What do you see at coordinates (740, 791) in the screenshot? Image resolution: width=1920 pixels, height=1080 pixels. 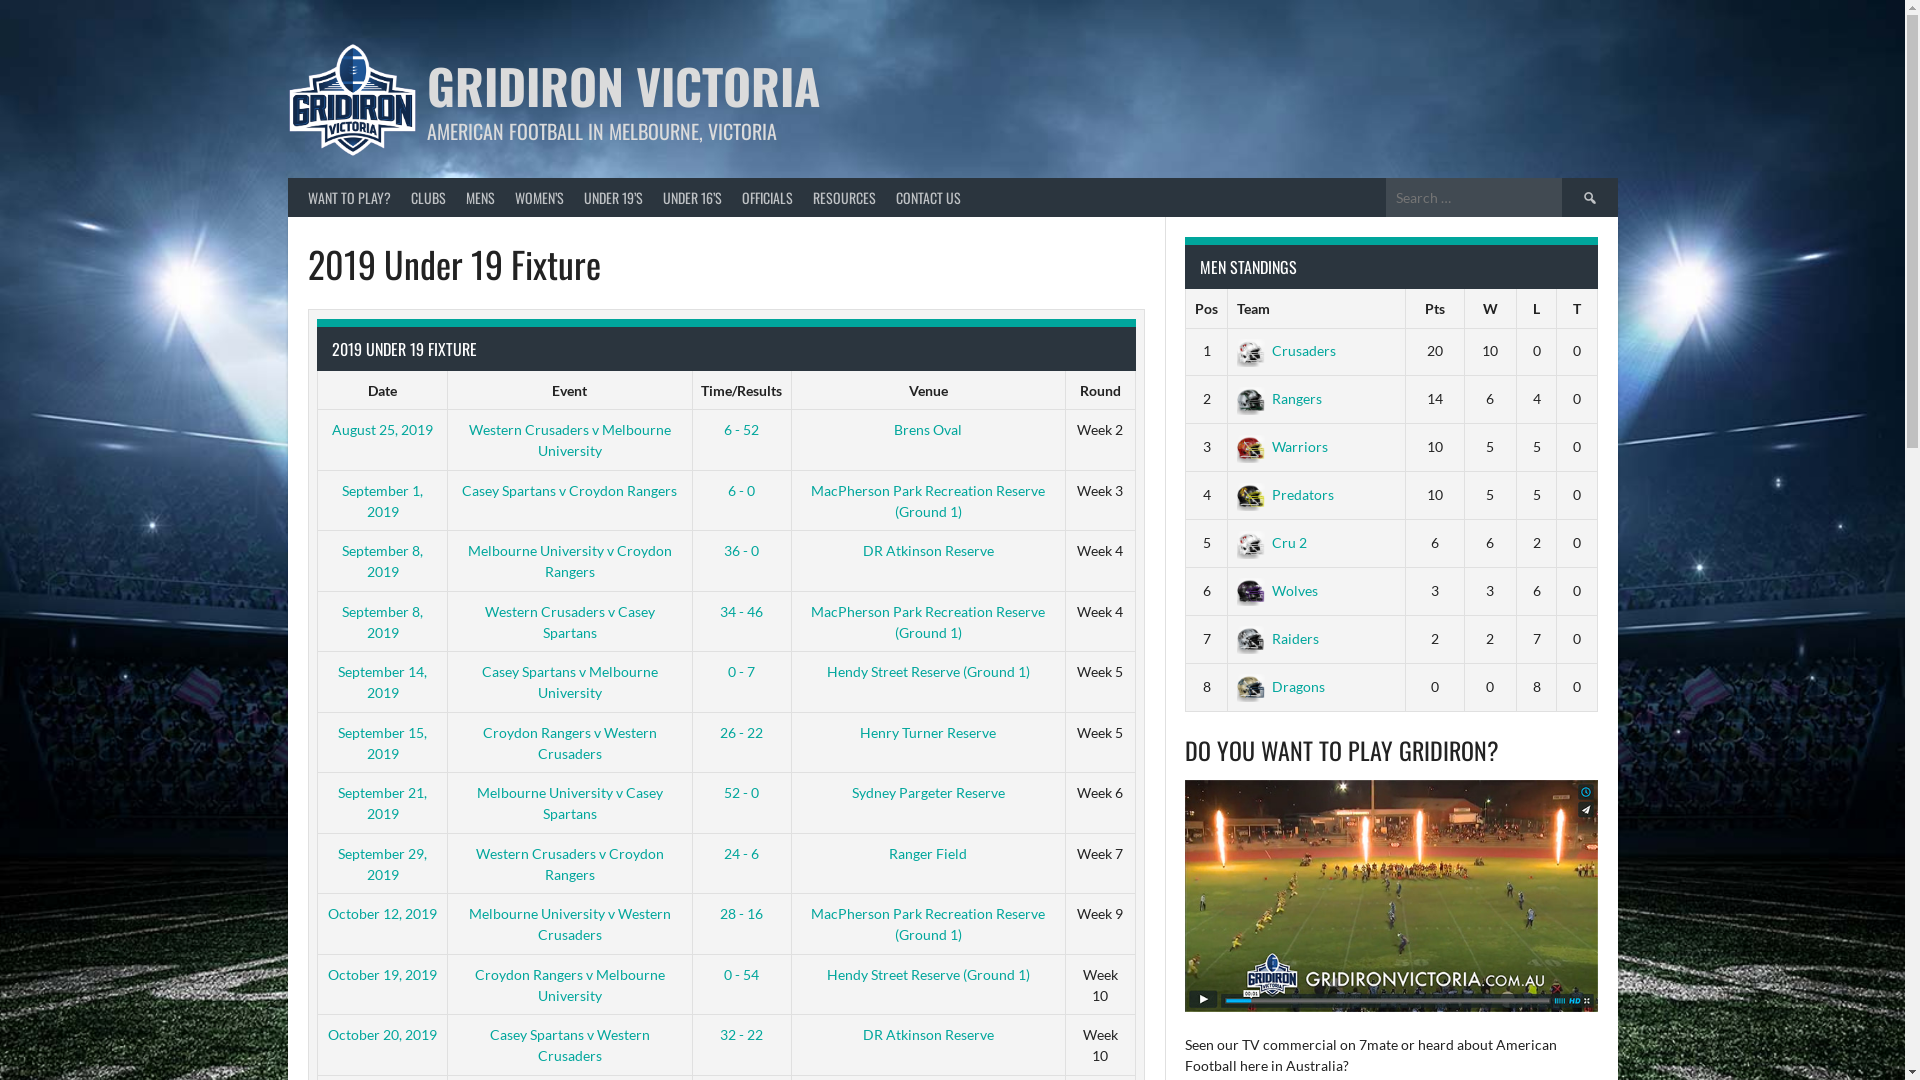 I see `'52 - 0'` at bounding box center [740, 791].